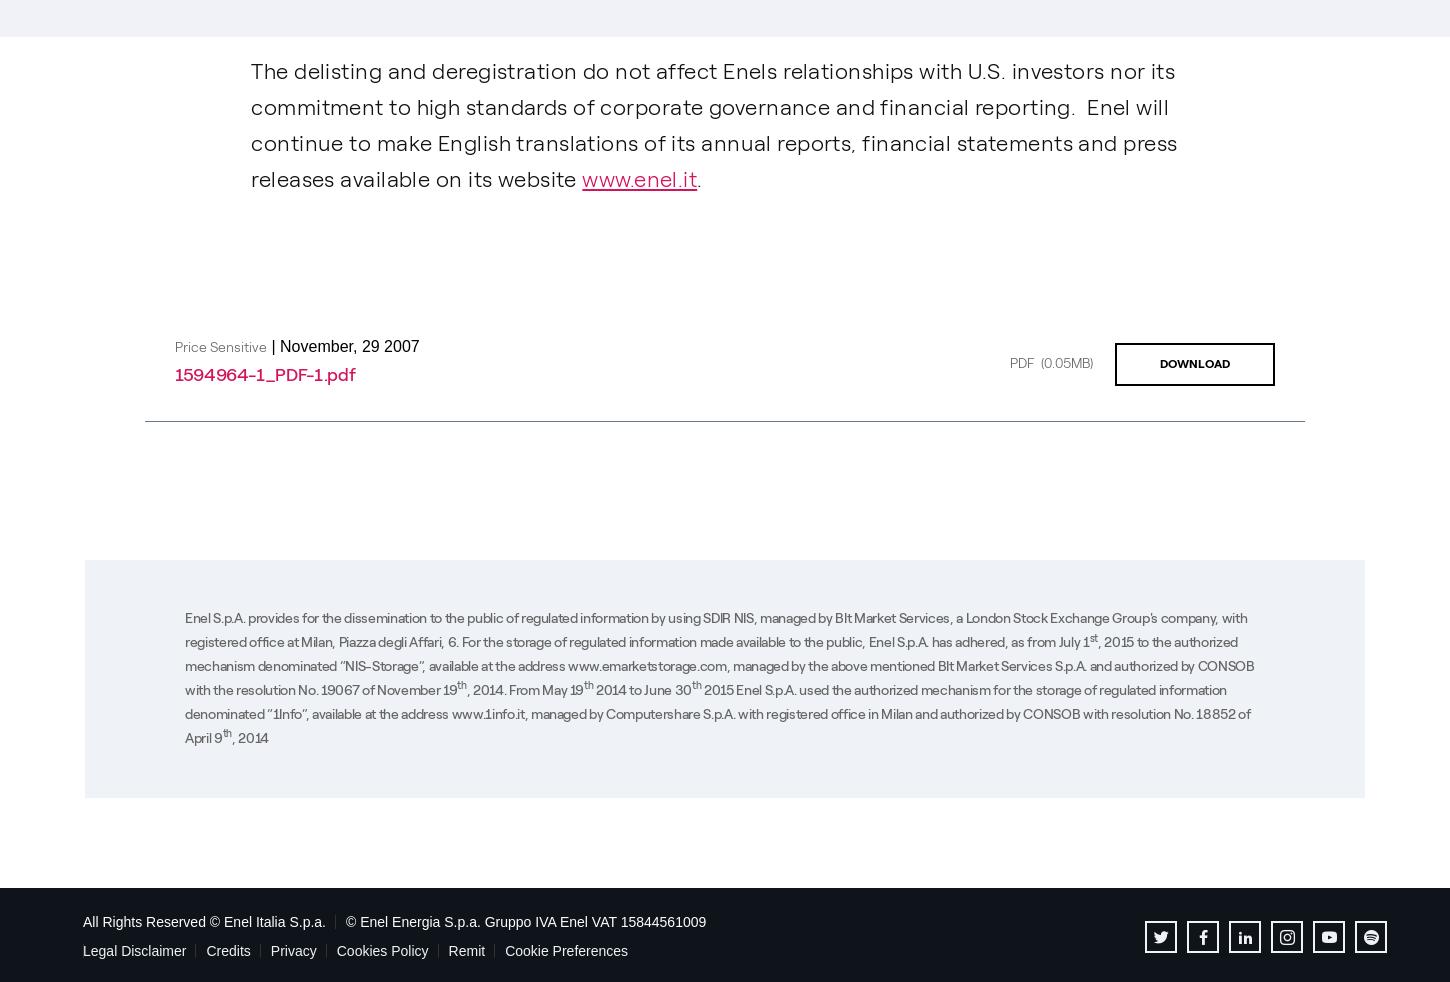 This screenshot has height=982, width=1450. I want to click on '|', so click(273, 344).